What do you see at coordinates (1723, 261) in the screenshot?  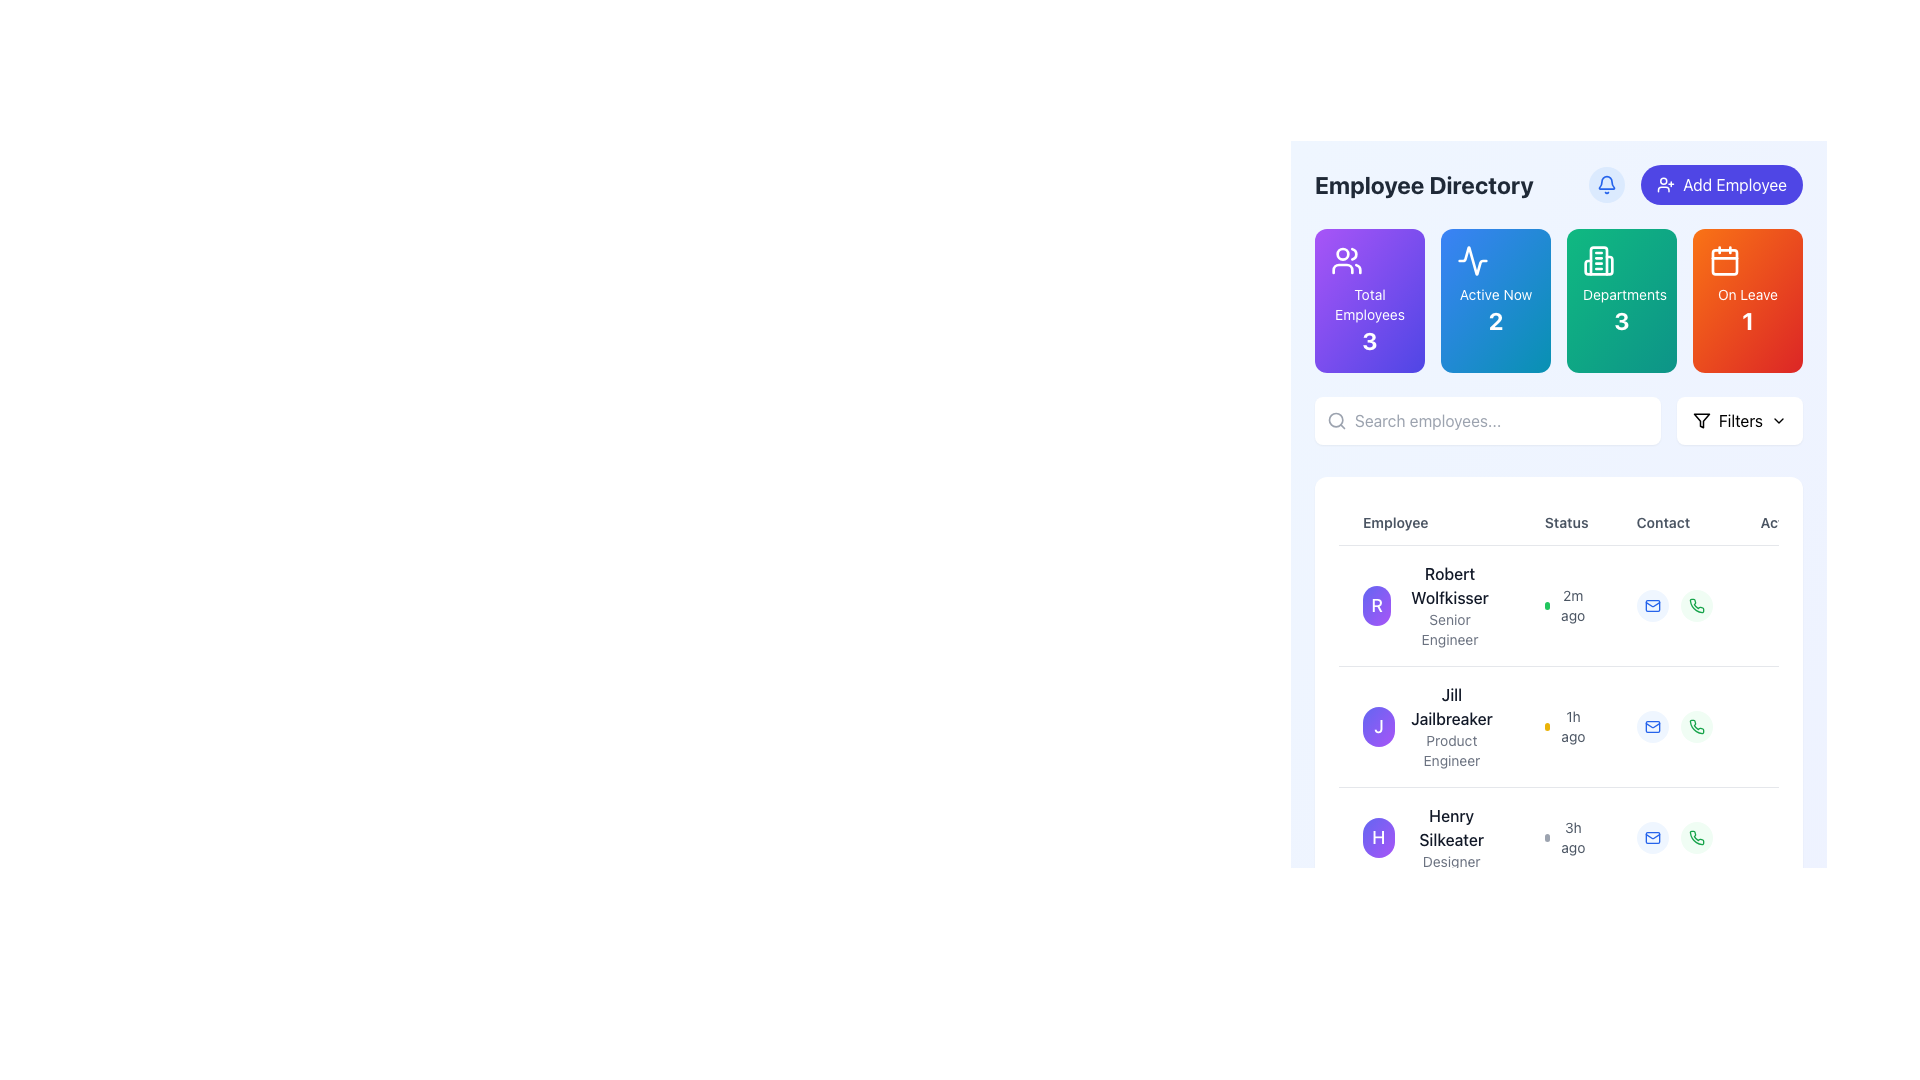 I see `the inner rectangular area of the calendar icon located in the top-right section of the interface` at bounding box center [1723, 261].